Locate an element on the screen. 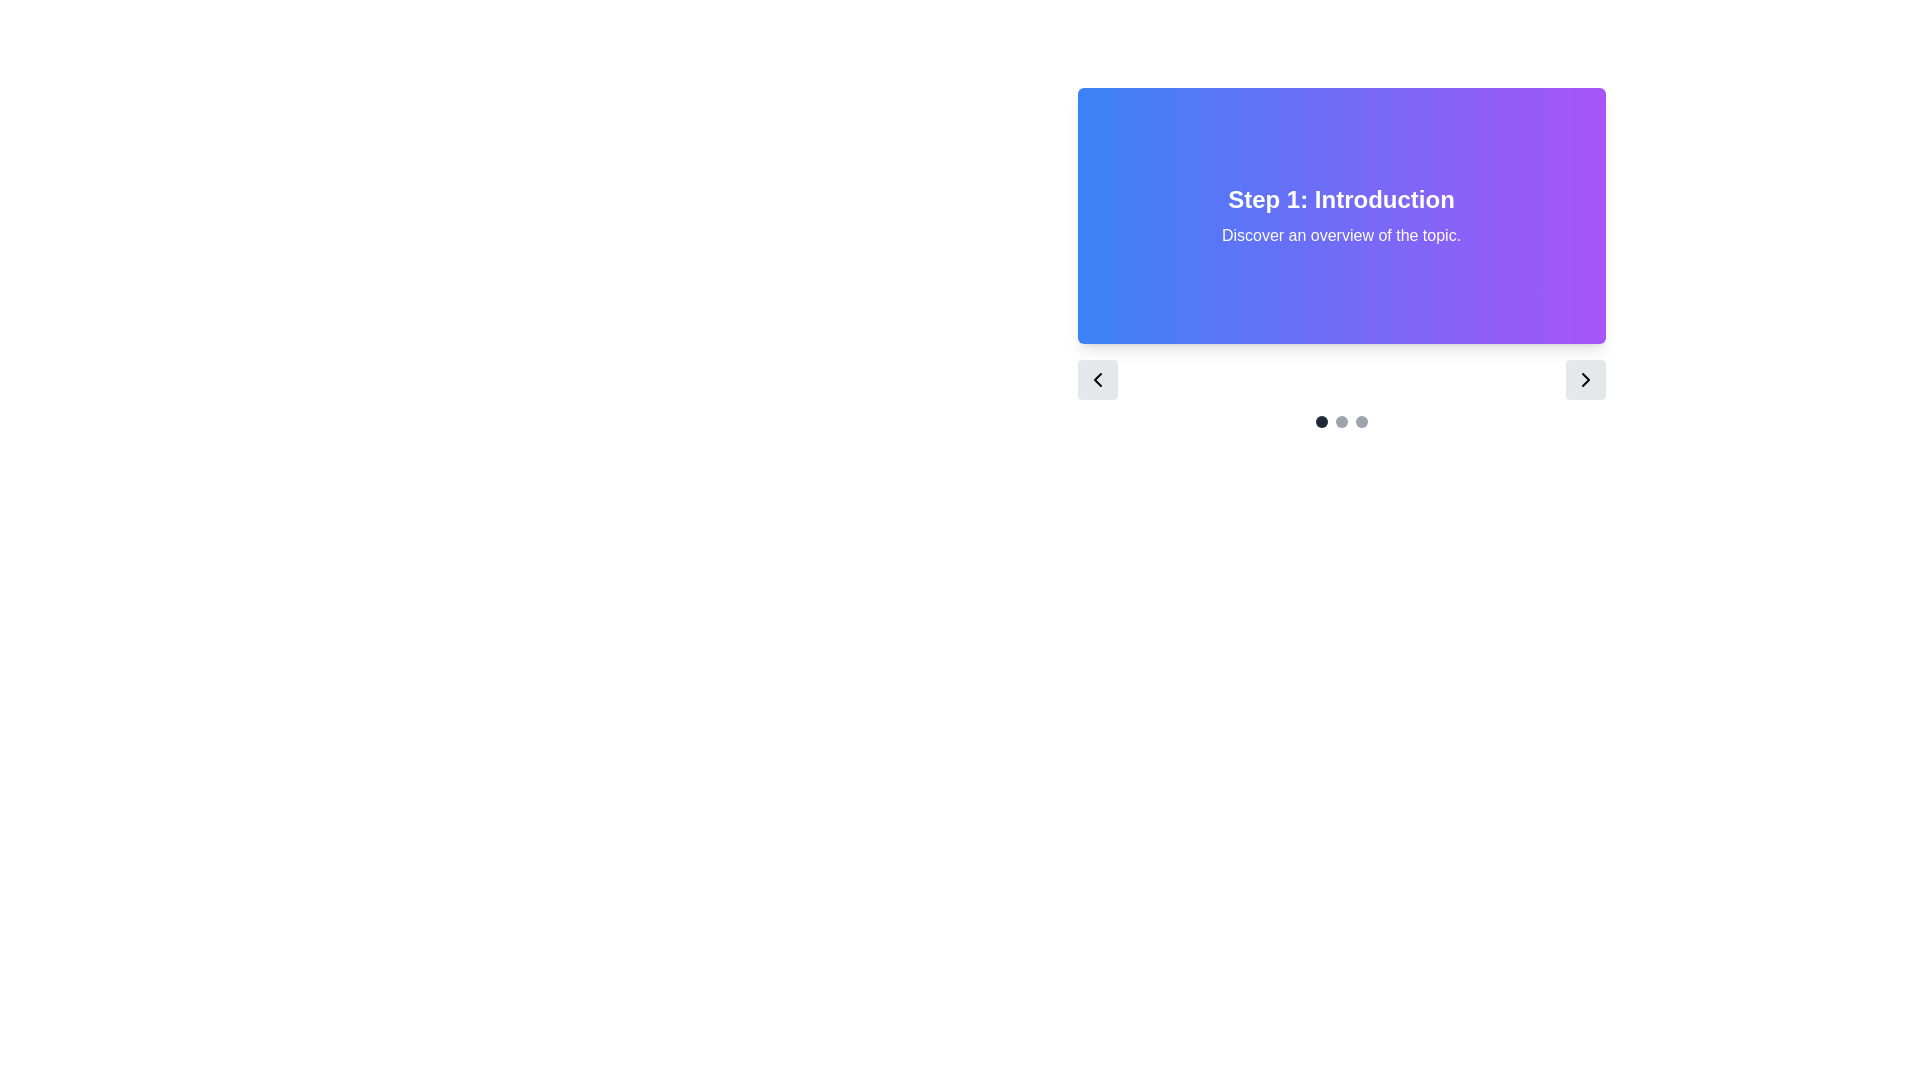 The width and height of the screenshot is (1920, 1080). the pagination indicator with circular buttons located below the main card labeled 'Step 1: Introduction' at the center of the interface is located at coordinates (1341, 420).